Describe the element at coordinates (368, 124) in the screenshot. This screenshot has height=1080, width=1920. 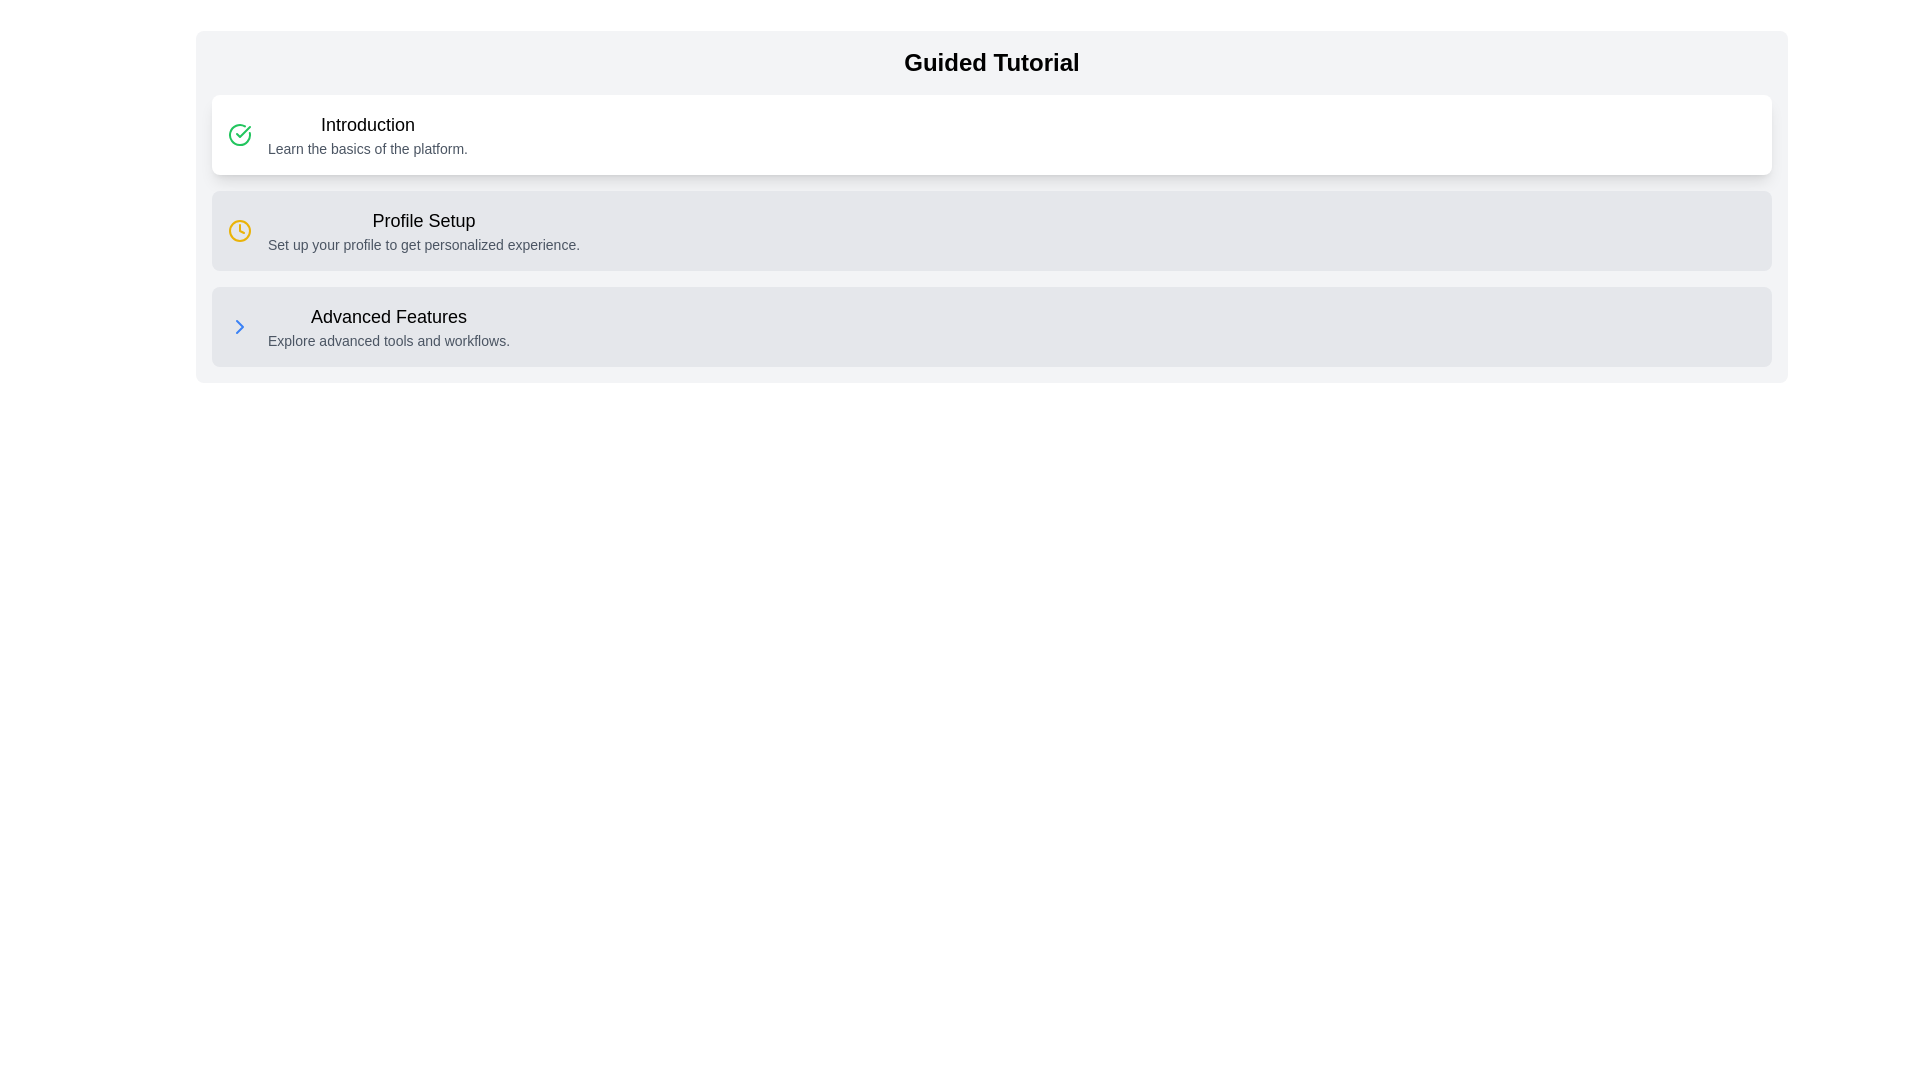
I see `the text label reading 'Introduction', which is styled with a larger and bold font, positioned at the beginning of the section above the text 'Learn the basics of the platform'` at that location.